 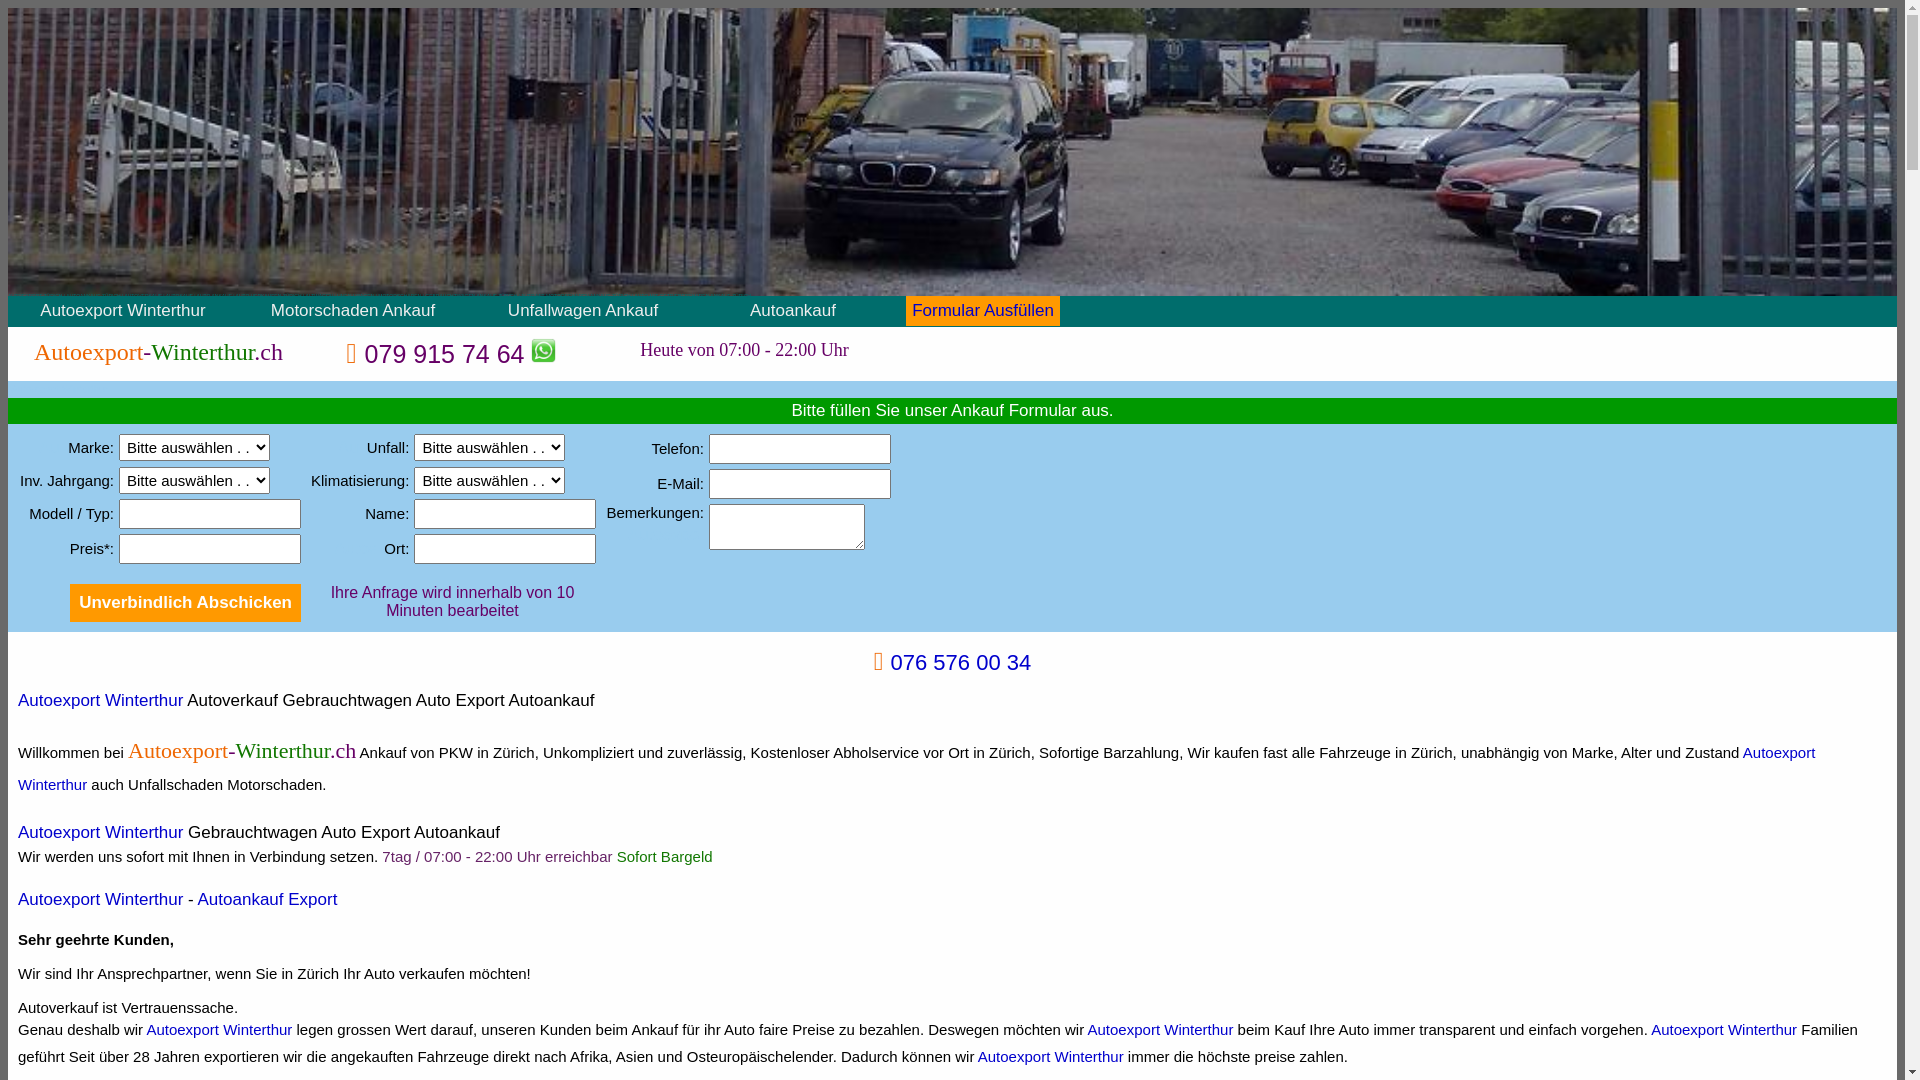 I want to click on 'Autoexport-Winterthur.ch', so click(x=157, y=350).